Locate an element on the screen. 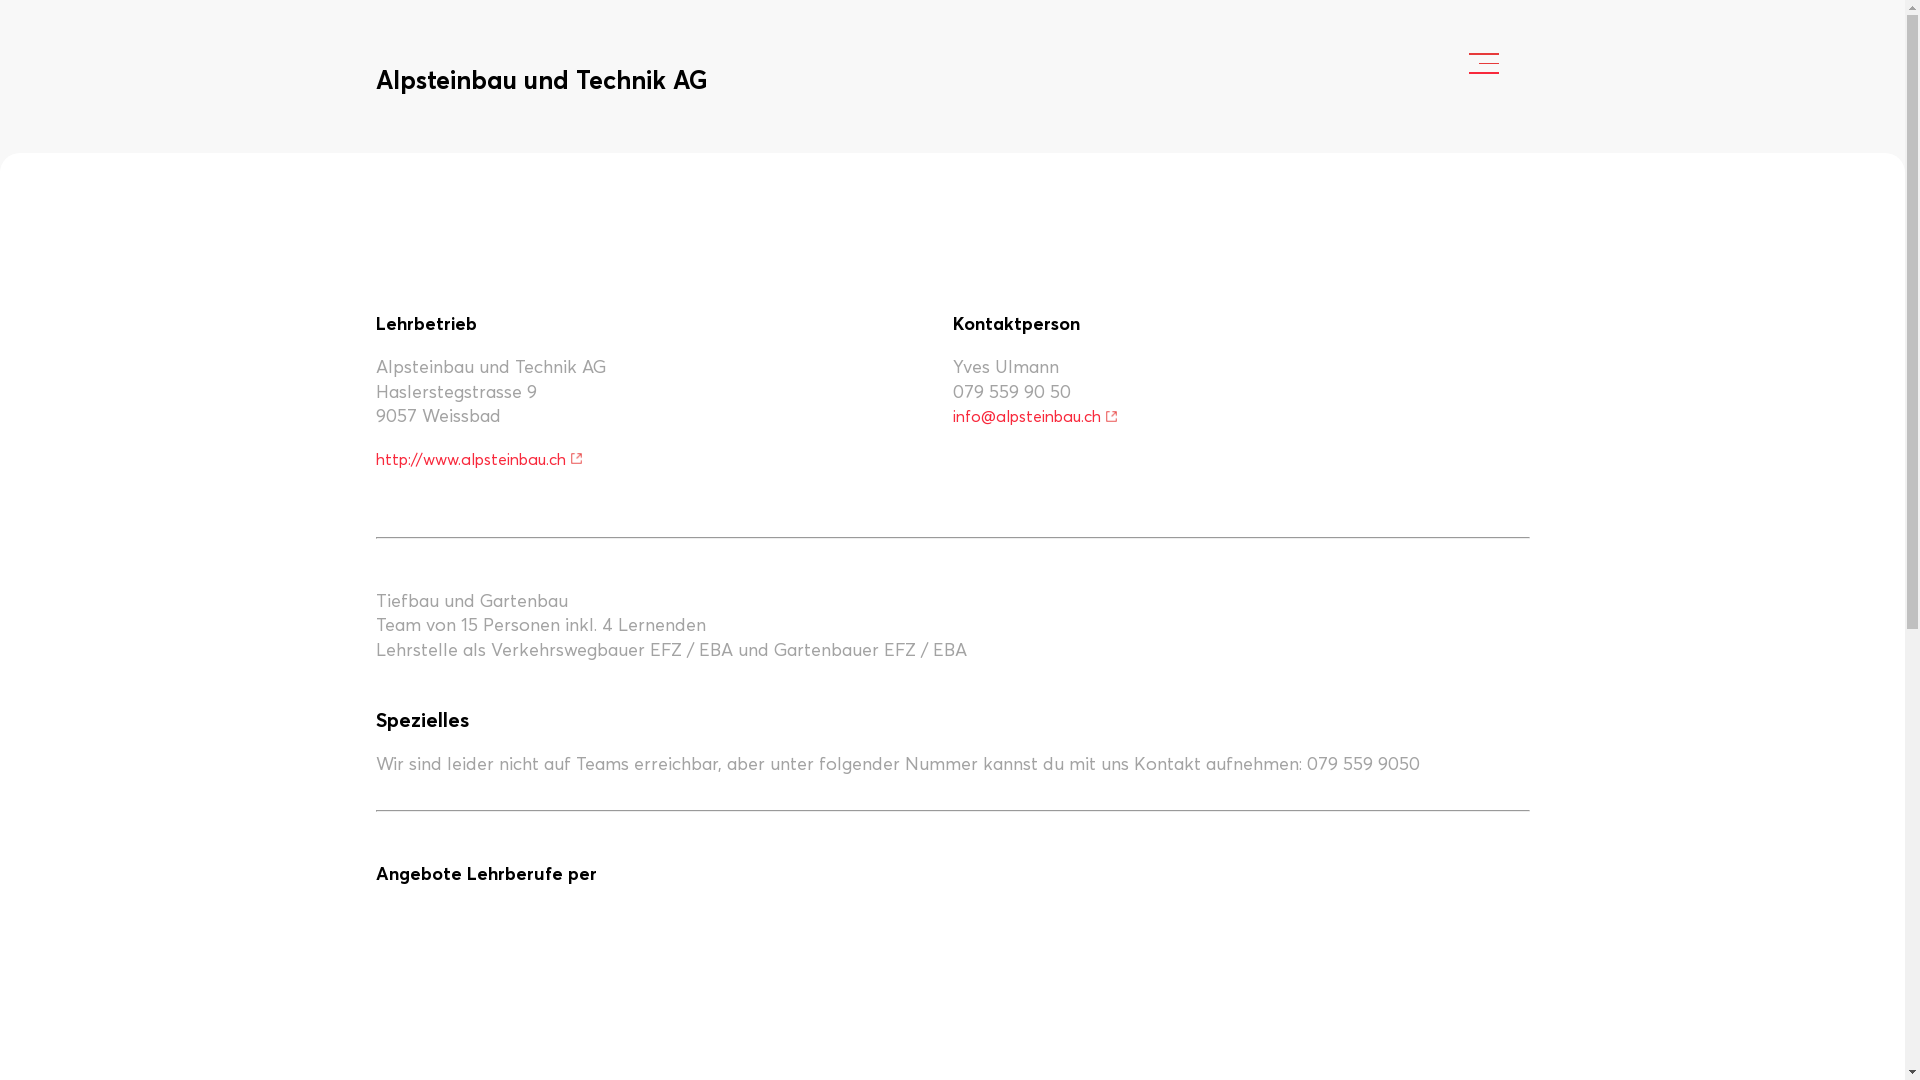  'http://www.alpsteinbau.ch' is located at coordinates (480, 459).